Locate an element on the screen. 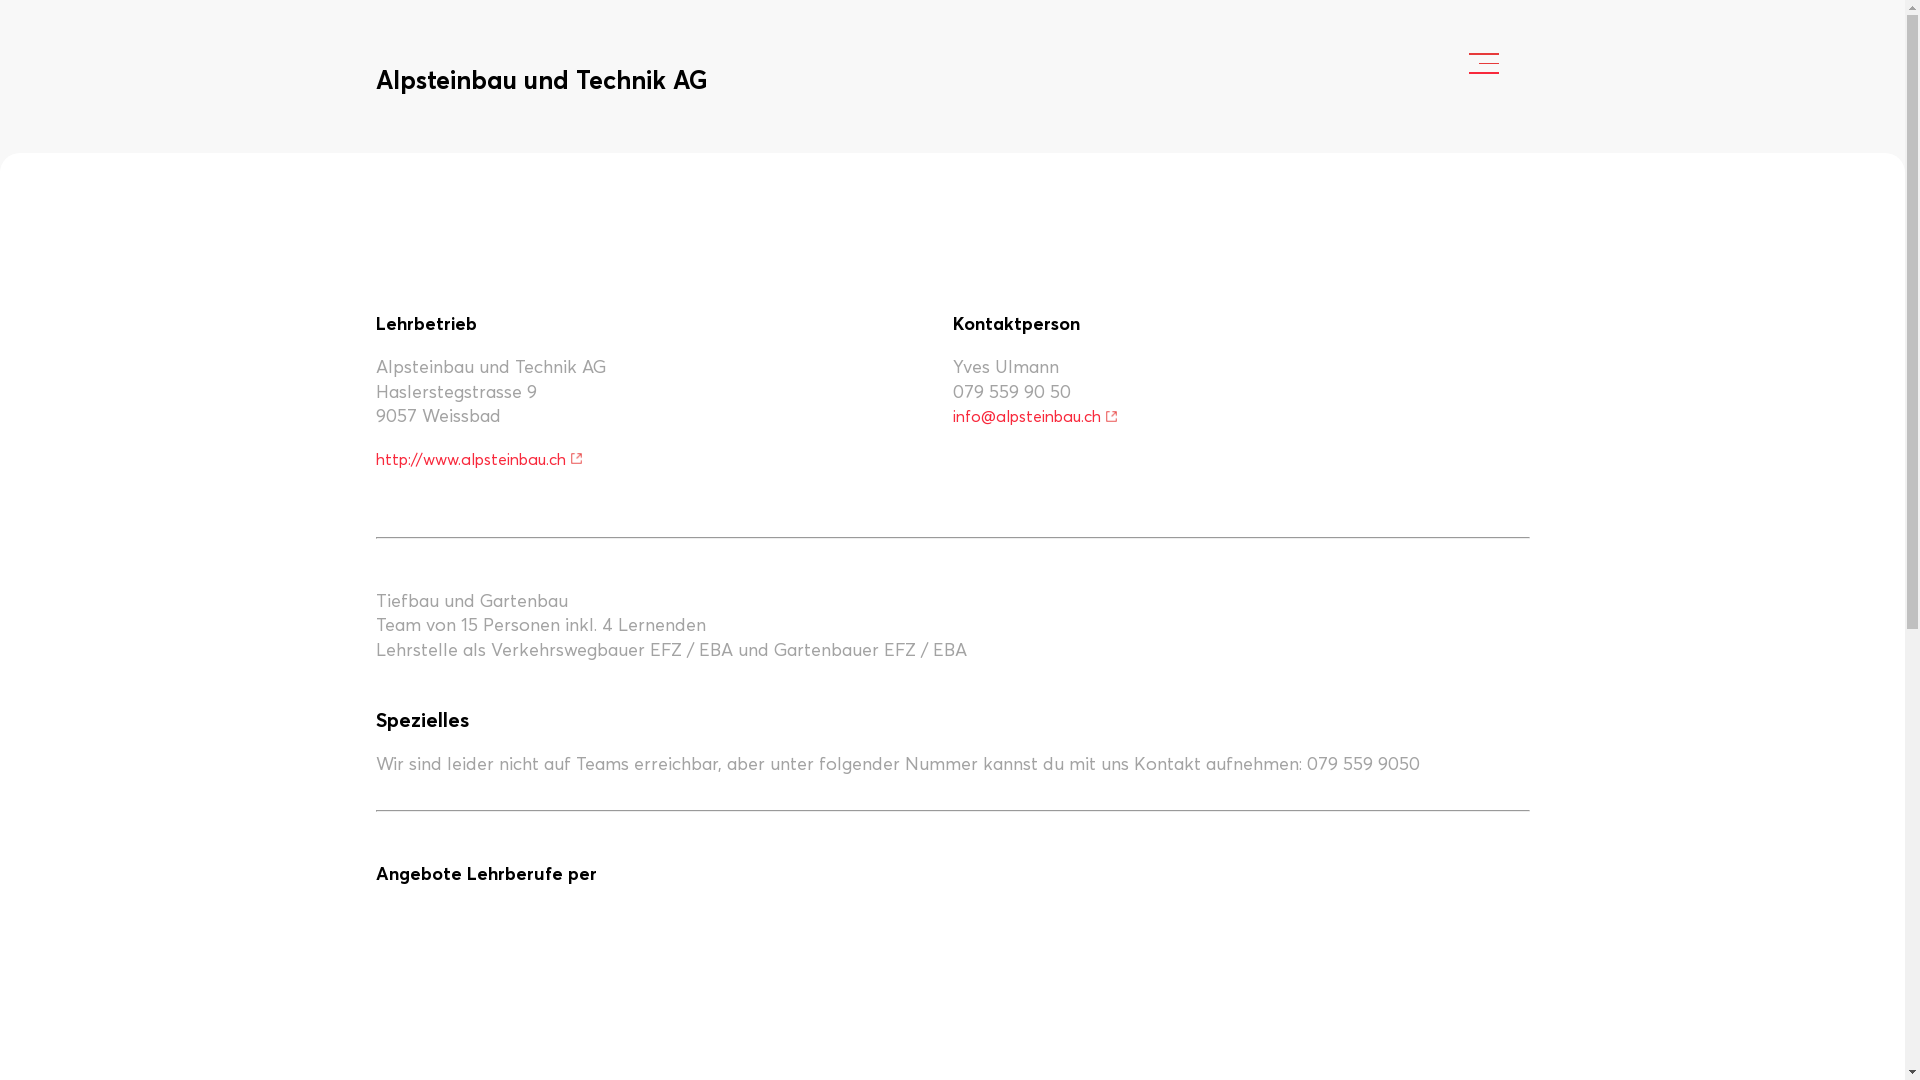  'http://www.alpsteinbau.ch' is located at coordinates (480, 459).